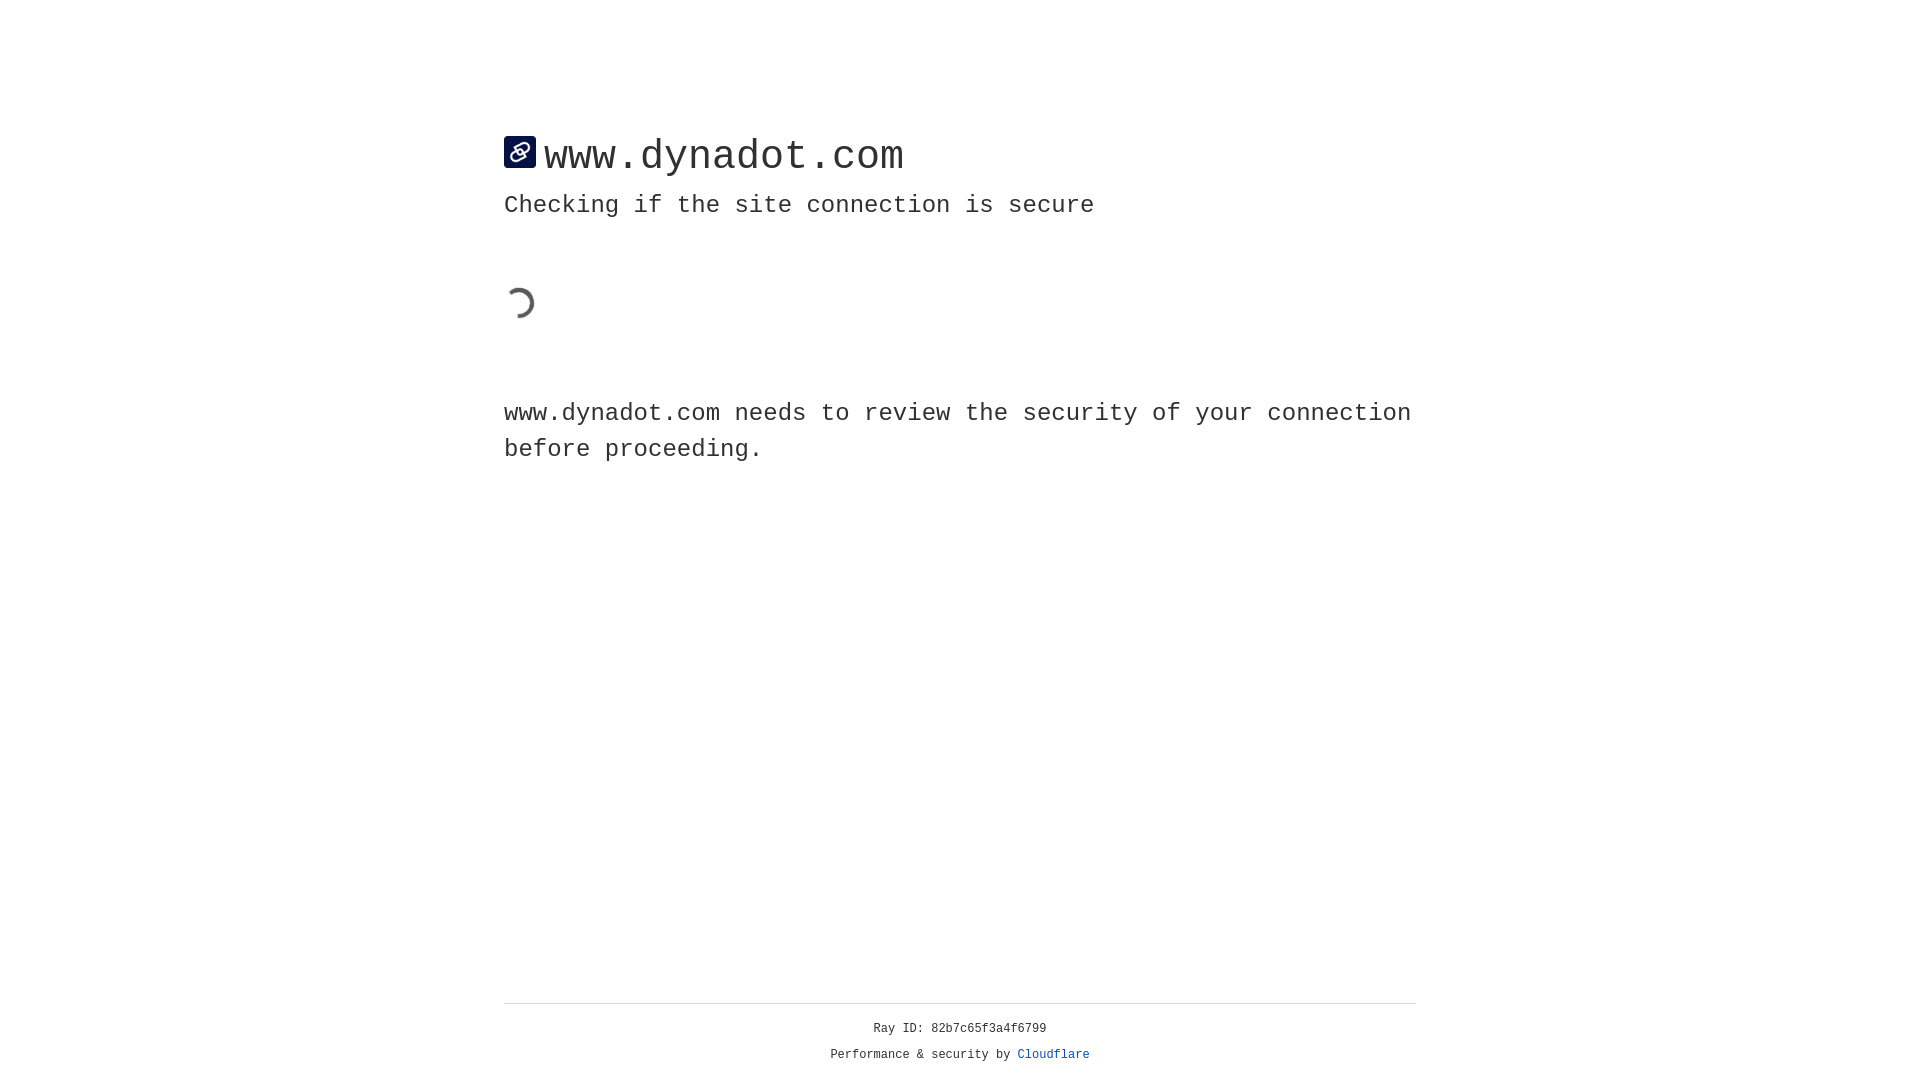 The width and height of the screenshot is (1920, 1080). What do you see at coordinates (1053, 1054) in the screenshot?
I see `'Cloudflare'` at bounding box center [1053, 1054].